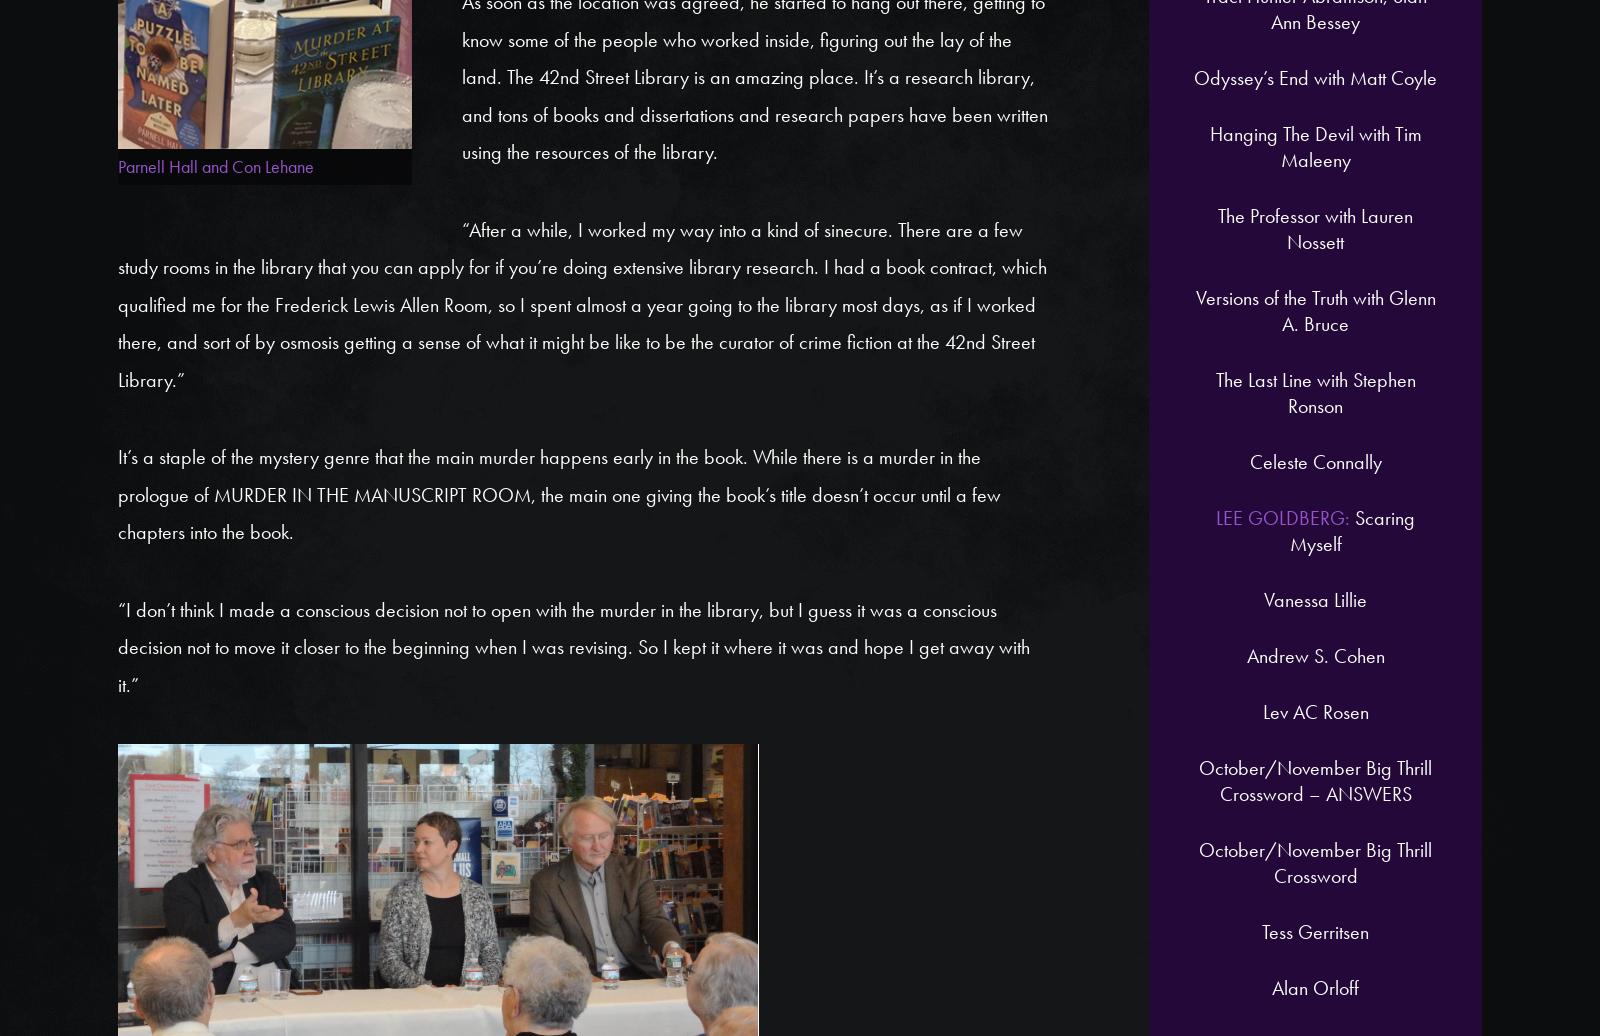 This screenshot has height=1036, width=1600. Describe the element at coordinates (1179, 321) in the screenshot. I see `'Submit Your Book'` at that location.